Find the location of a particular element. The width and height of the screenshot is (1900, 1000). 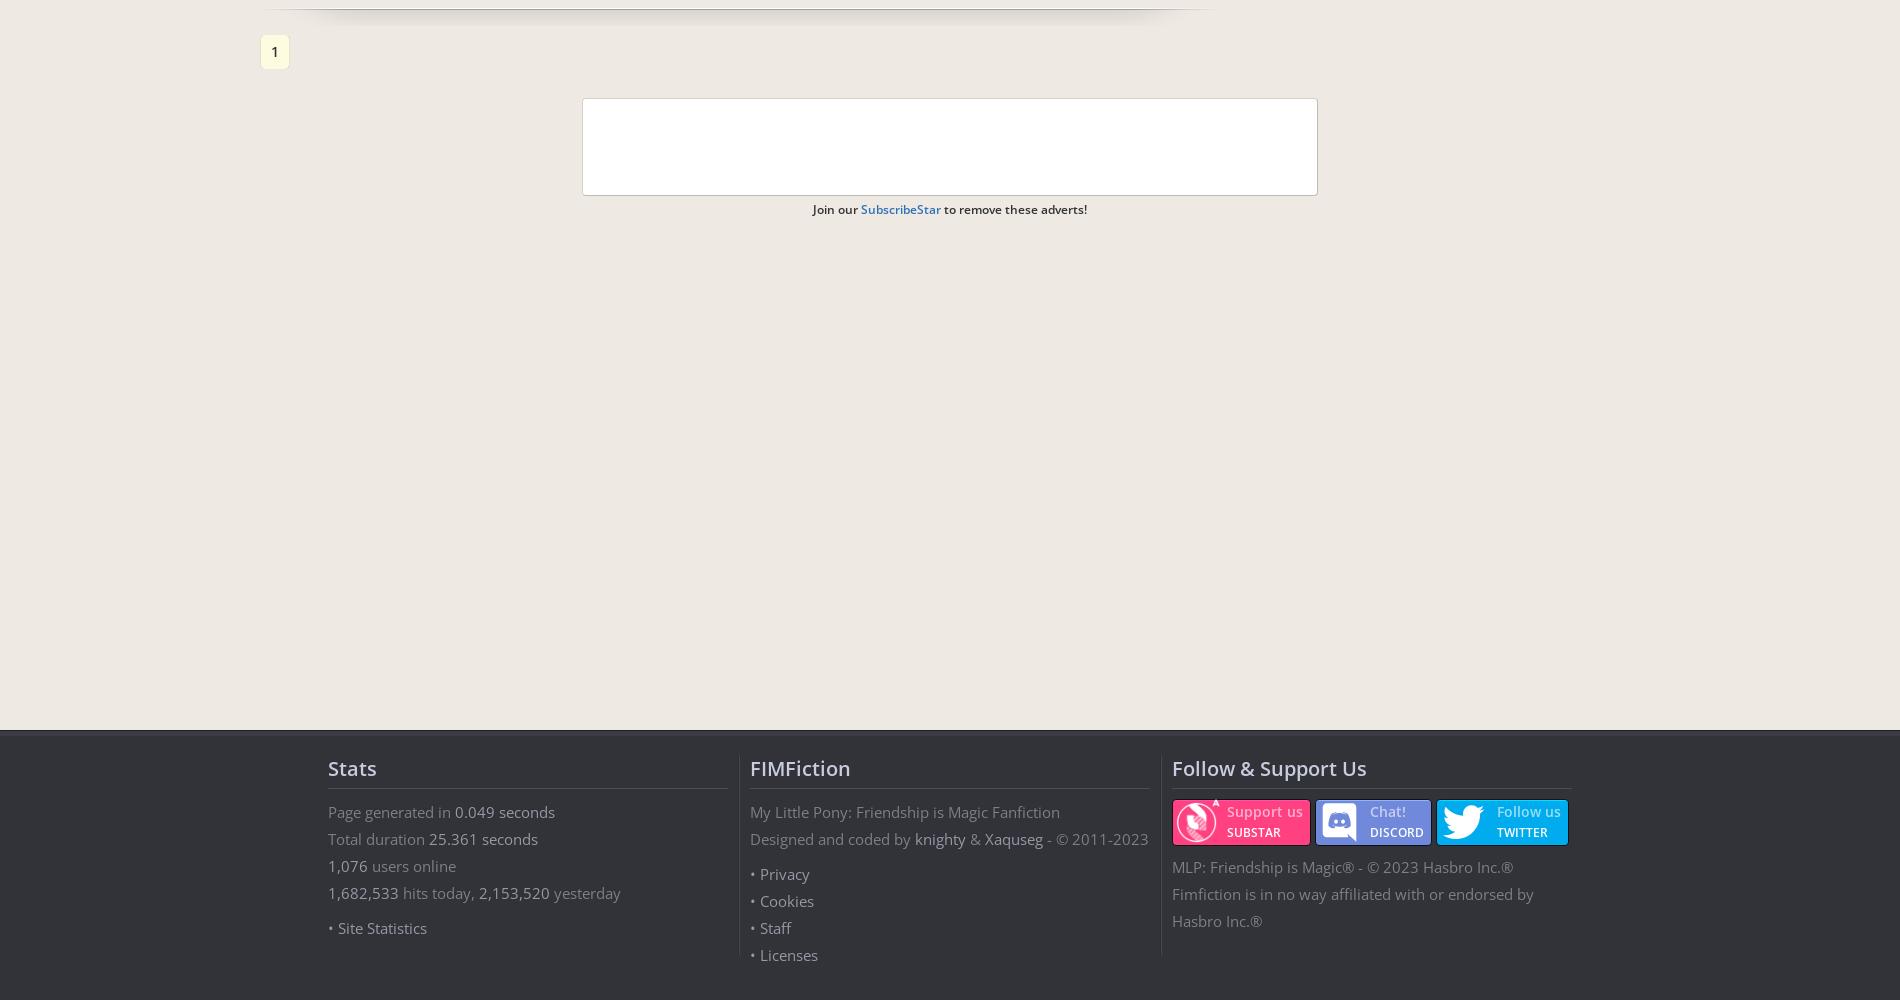

'My Little Pony: Friendship is Magic Fanfiction' is located at coordinates (903, 812).